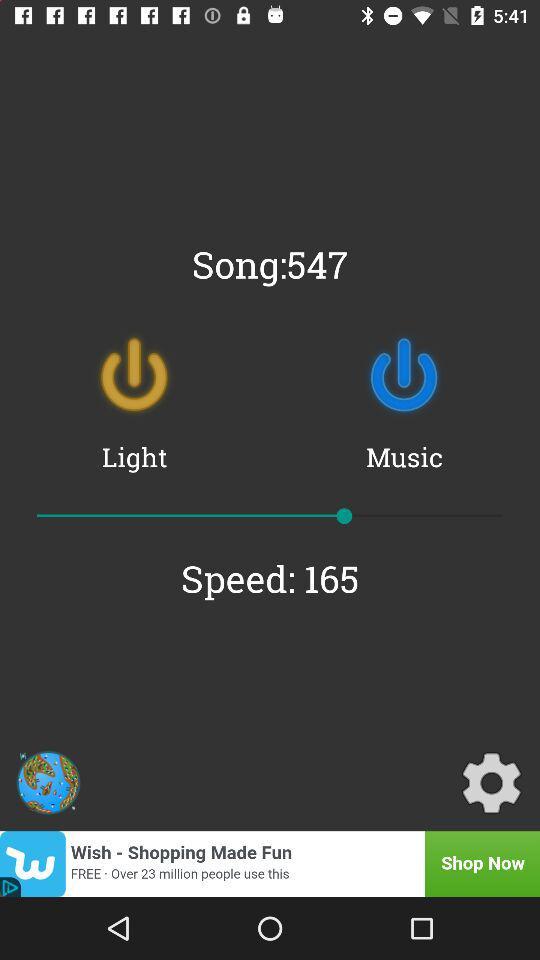 Image resolution: width=540 pixels, height=960 pixels. What do you see at coordinates (270, 263) in the screenshot?
I see `the item at the top` at bounding box center [270, 263].